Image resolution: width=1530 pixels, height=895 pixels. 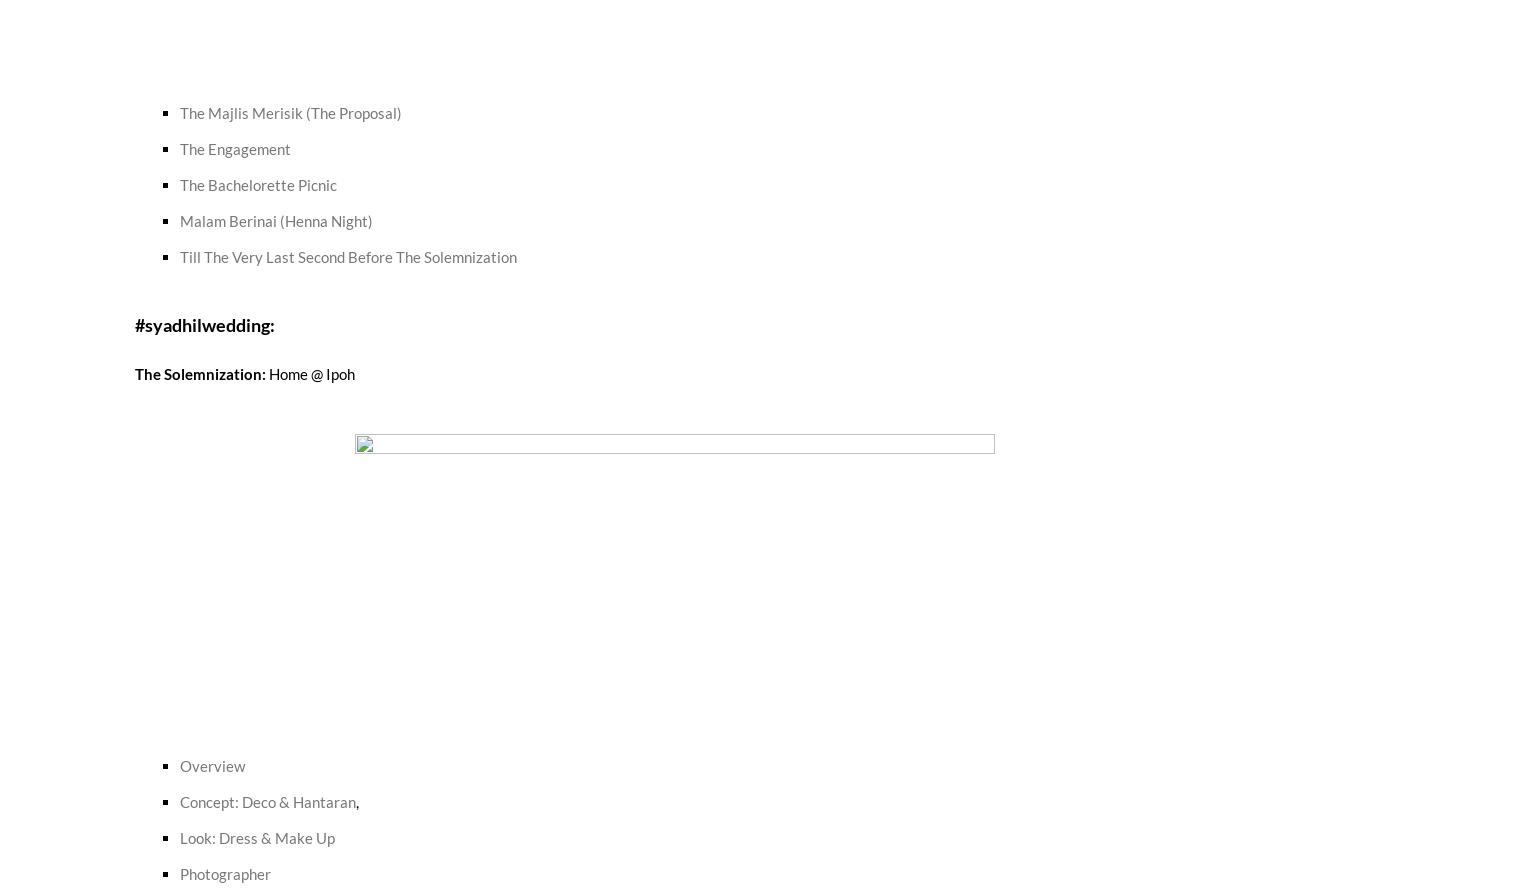 What do you see at coordinates (275, 219) in the screenshot?
I see `'Malam Berinai (Henna Night)'` at bounding box center [275, 219].